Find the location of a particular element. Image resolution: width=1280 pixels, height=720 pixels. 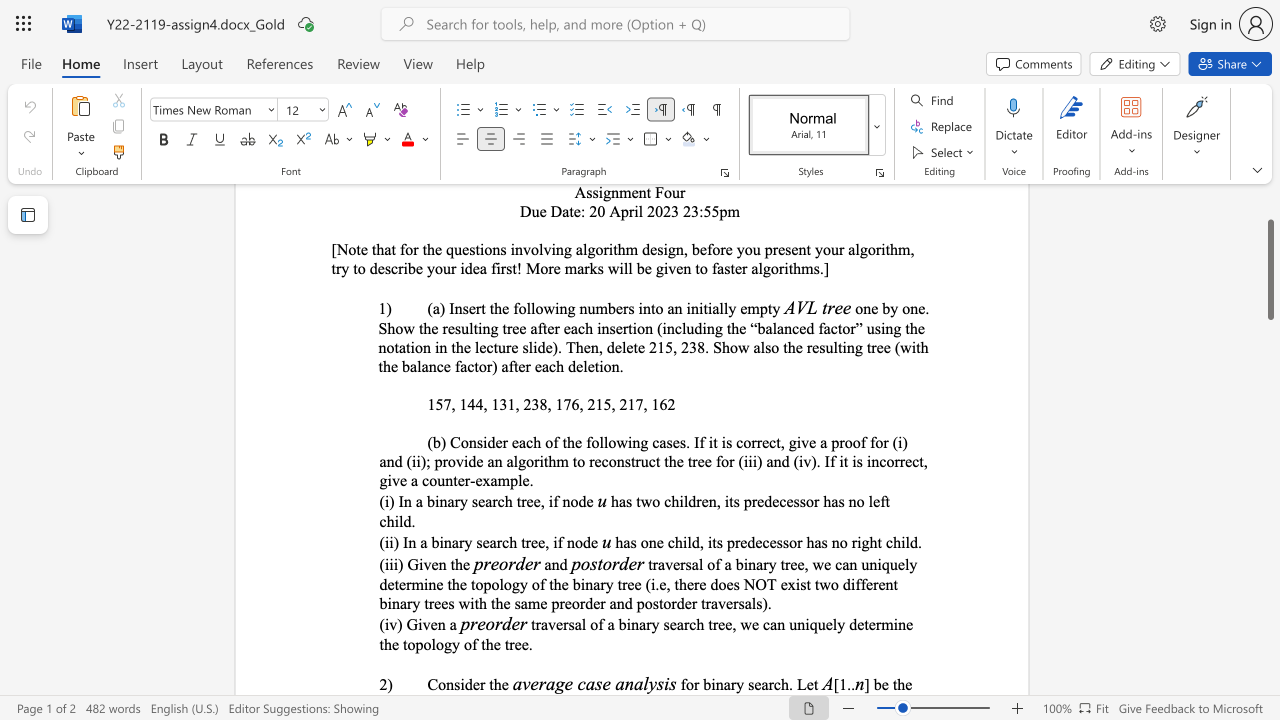

the scrollbar to adjust the page downward is located at coordinates (1269, 540).